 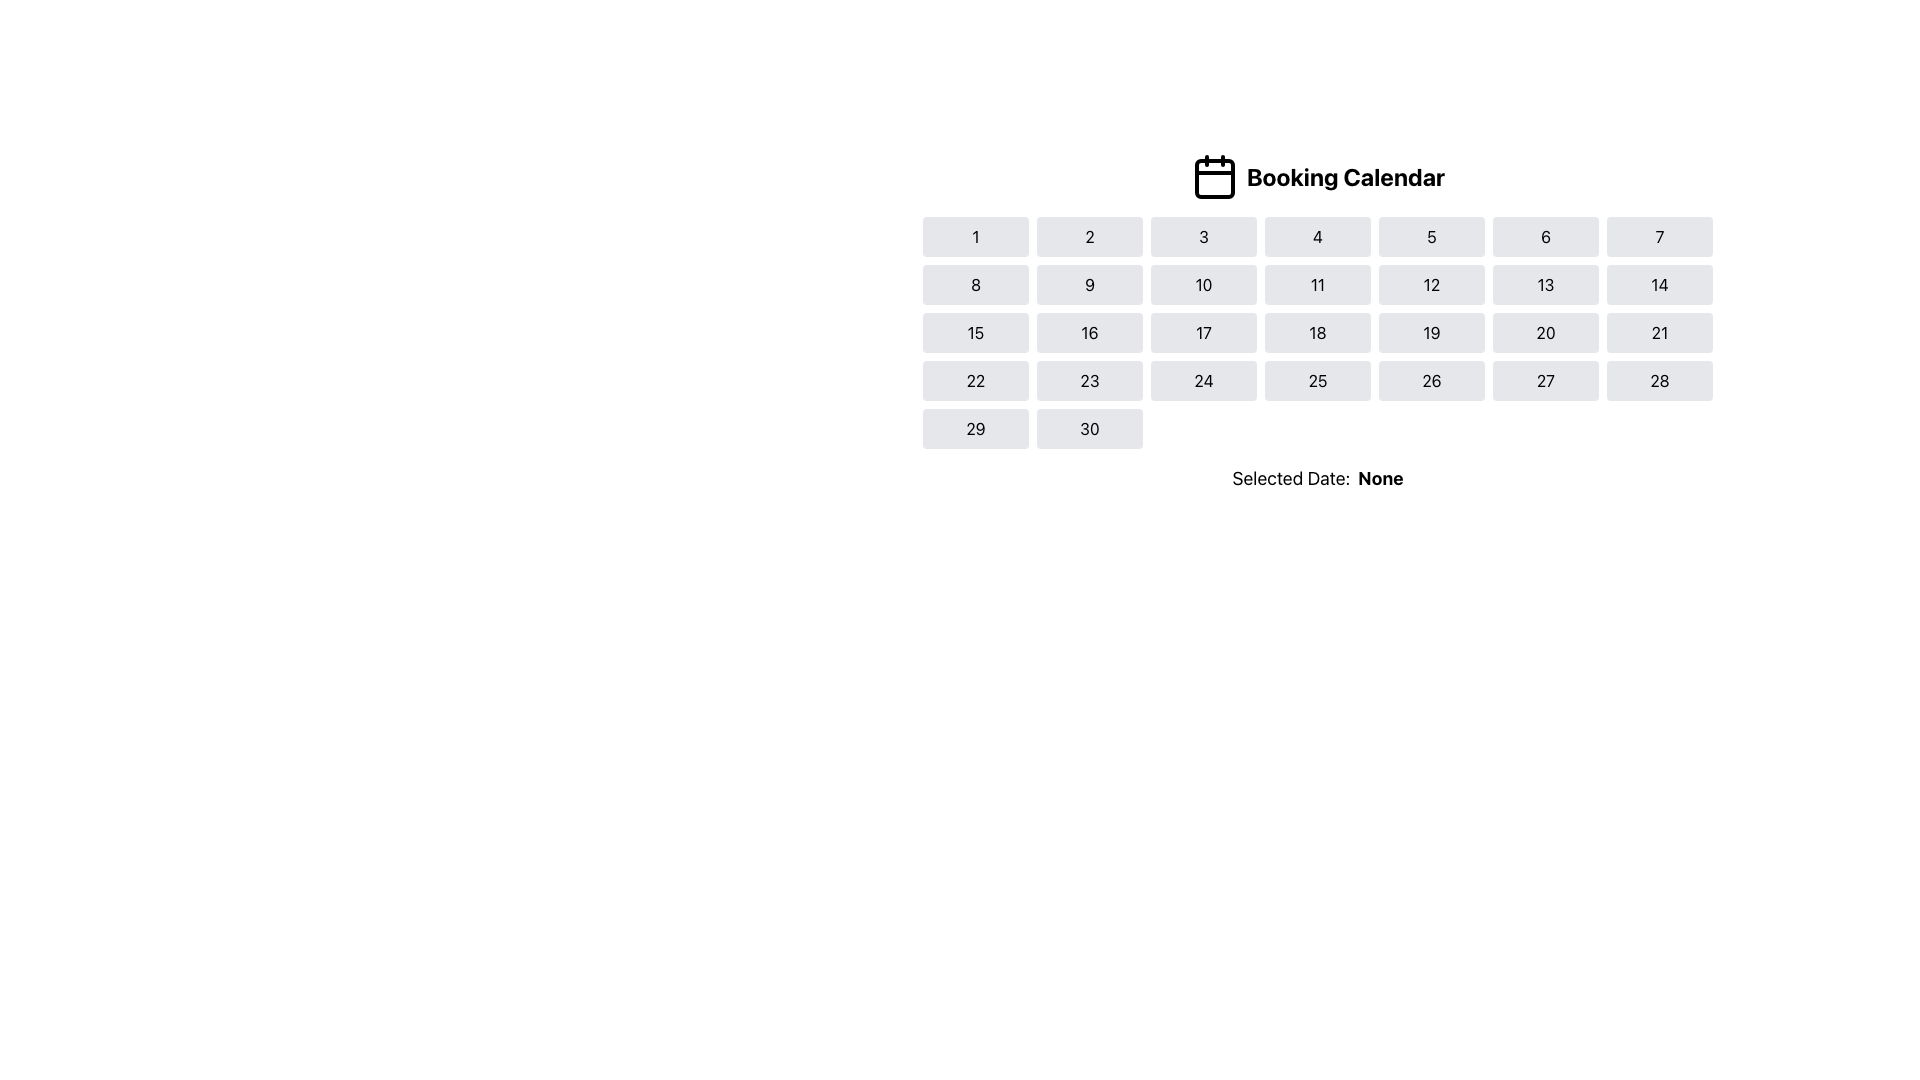 What do you see at coordinates (1430, 285) in the screenshot?
I see `the button in the second row and fifth column of the grid` at bounding box center [1430, 285].